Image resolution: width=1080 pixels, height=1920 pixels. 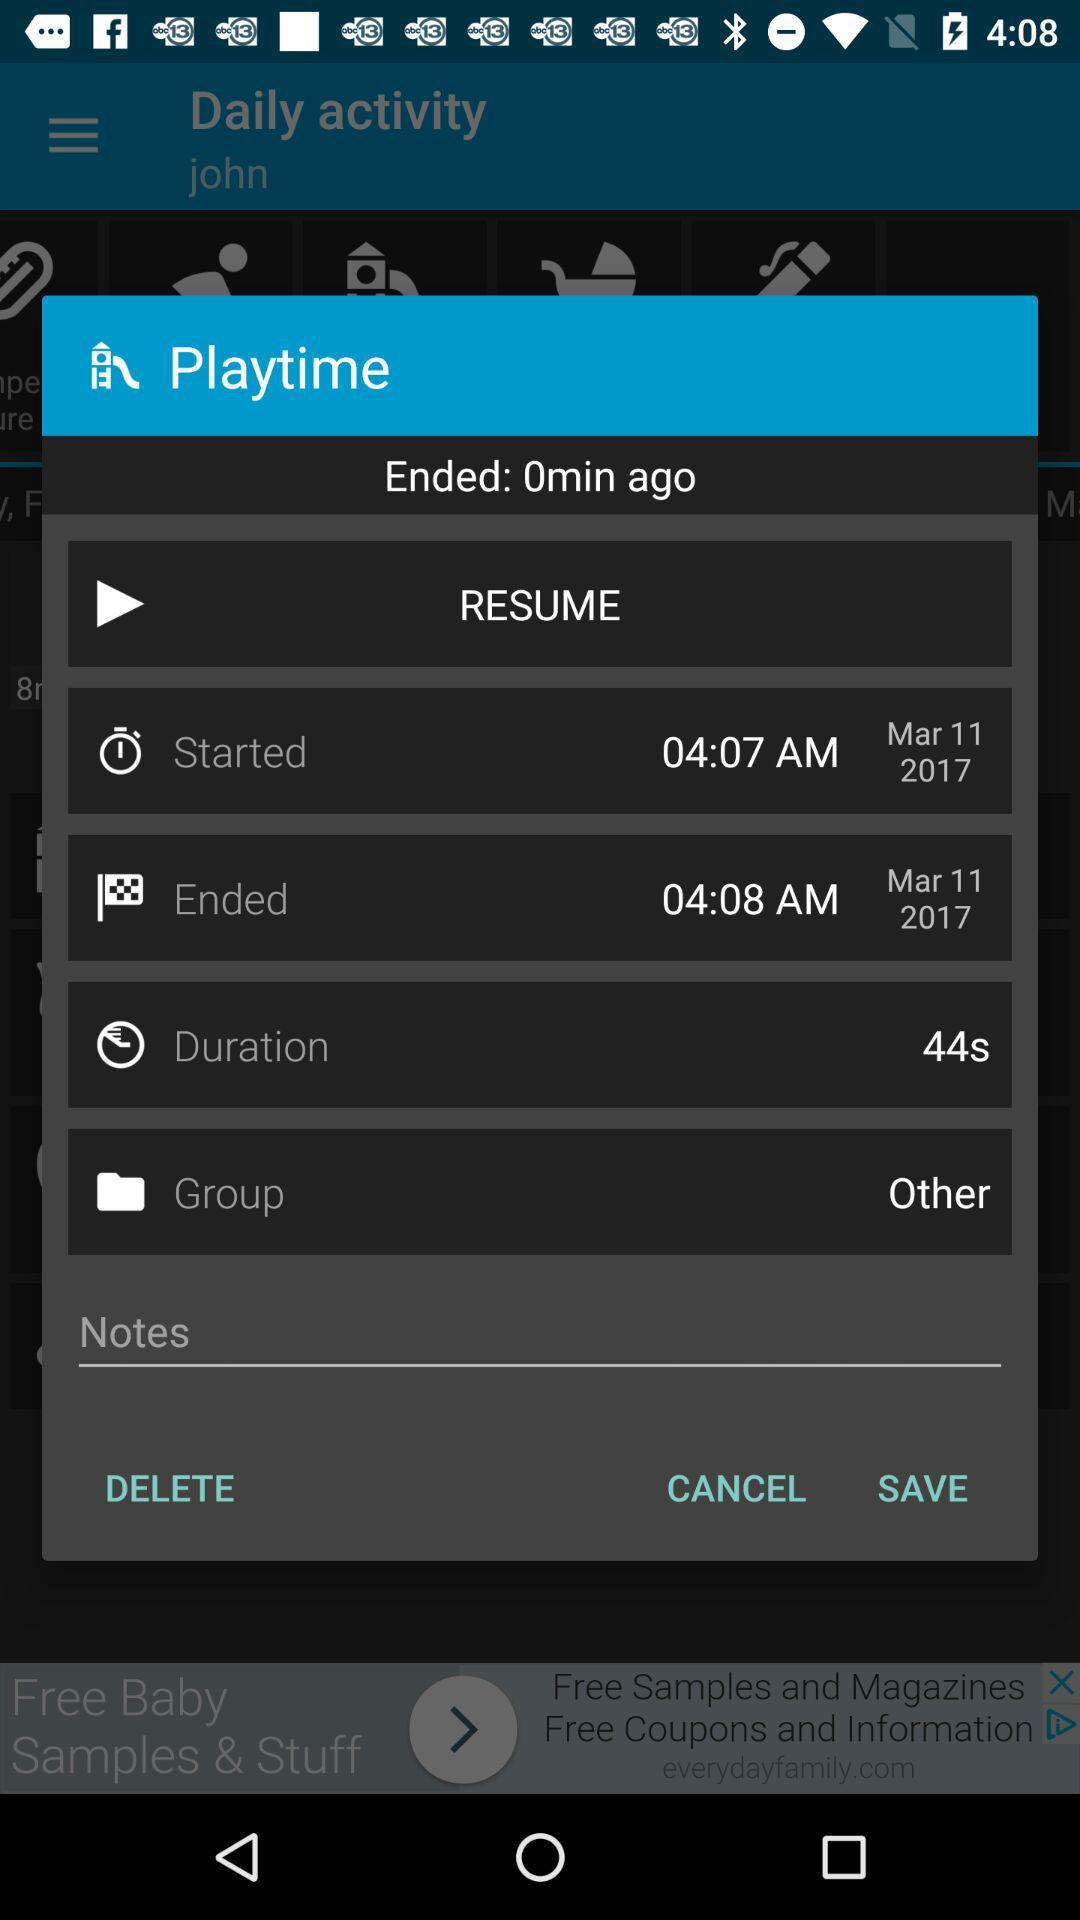 I want to click on the icon to the right of the delete item, so click(x=736, y=1487).